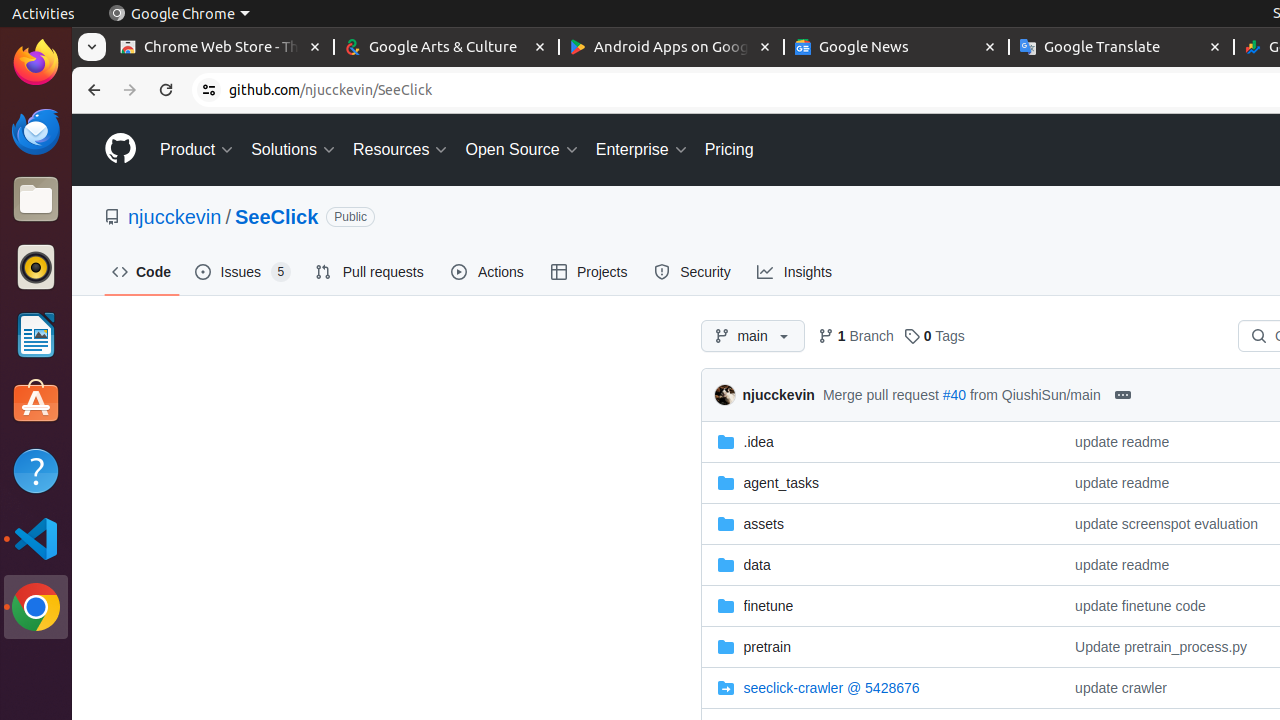 Image resolution: width=1280 pixels, height=720 pixels. What do you see at coordinates (1122, 394) in the screenshot?
I see `'Open commit details'` at bounding box center [1122, 394].